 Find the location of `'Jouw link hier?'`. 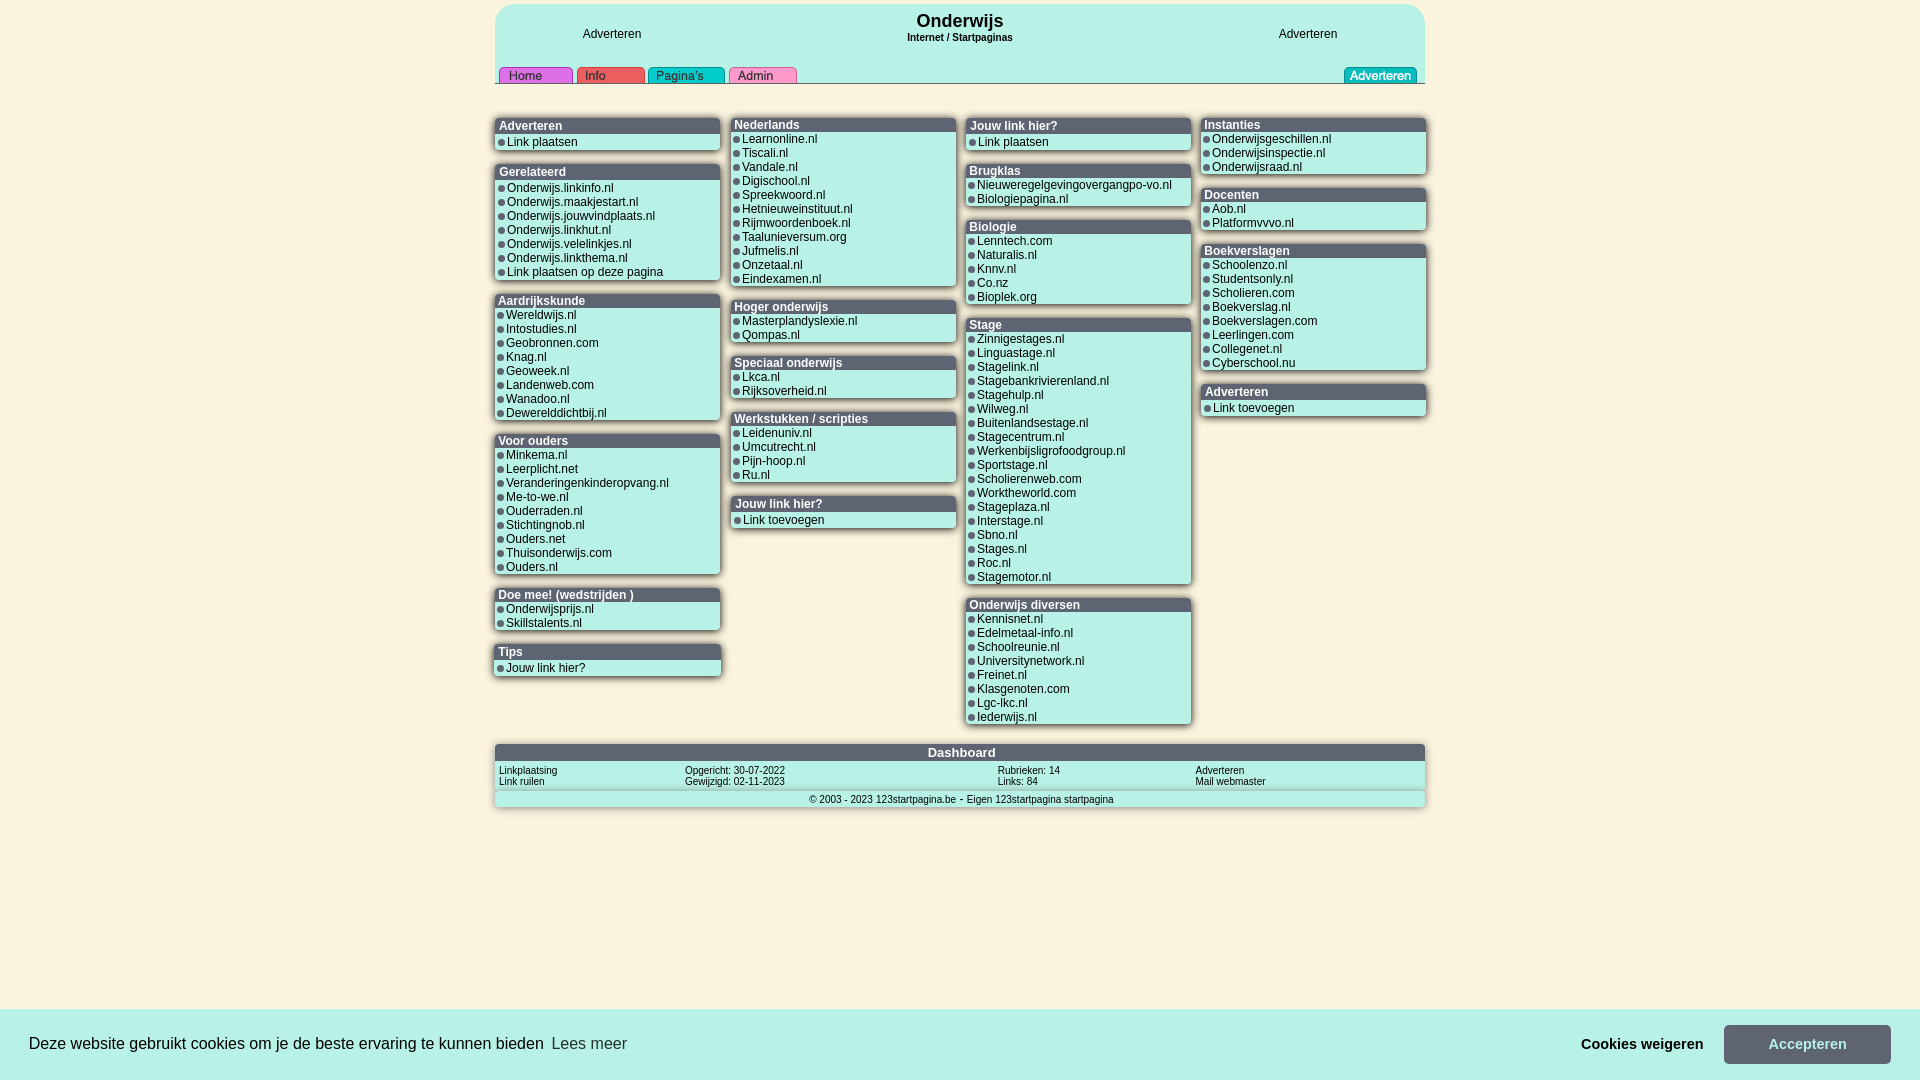

'Jouw link hier?' is located at coordinates (545, 667).